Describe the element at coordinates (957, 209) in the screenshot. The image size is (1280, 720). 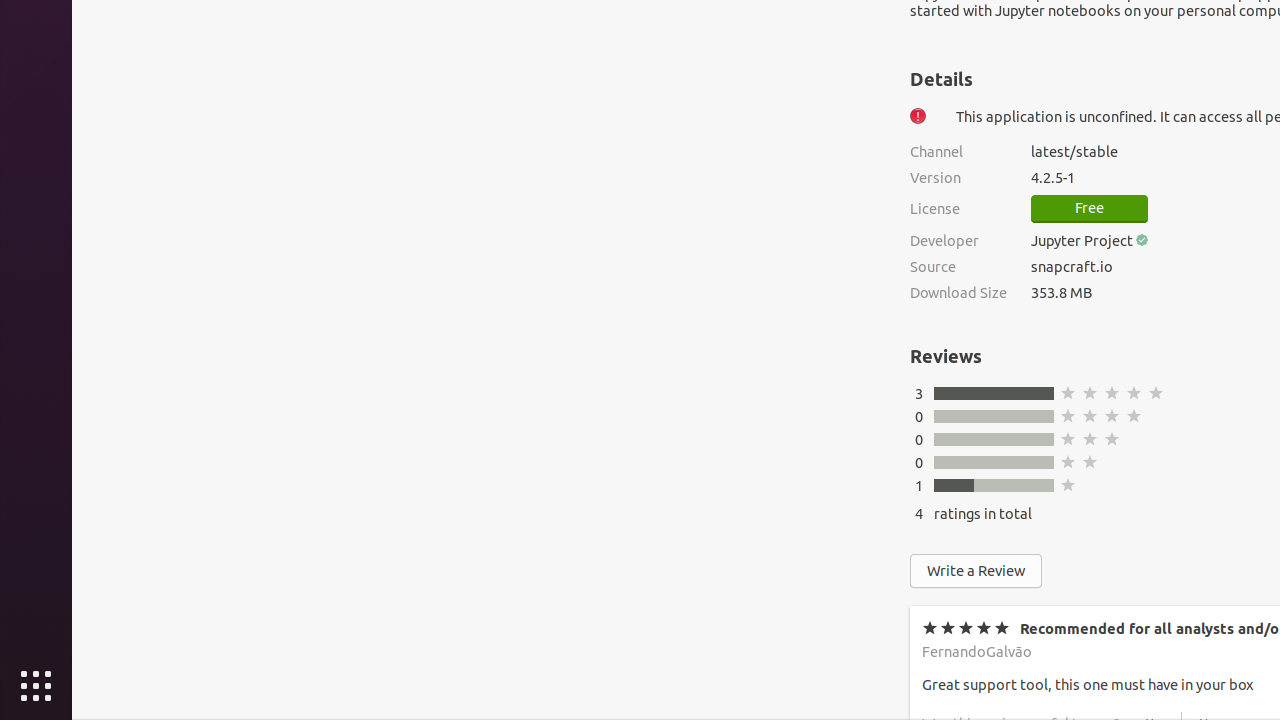
I see `'License'` at that location.